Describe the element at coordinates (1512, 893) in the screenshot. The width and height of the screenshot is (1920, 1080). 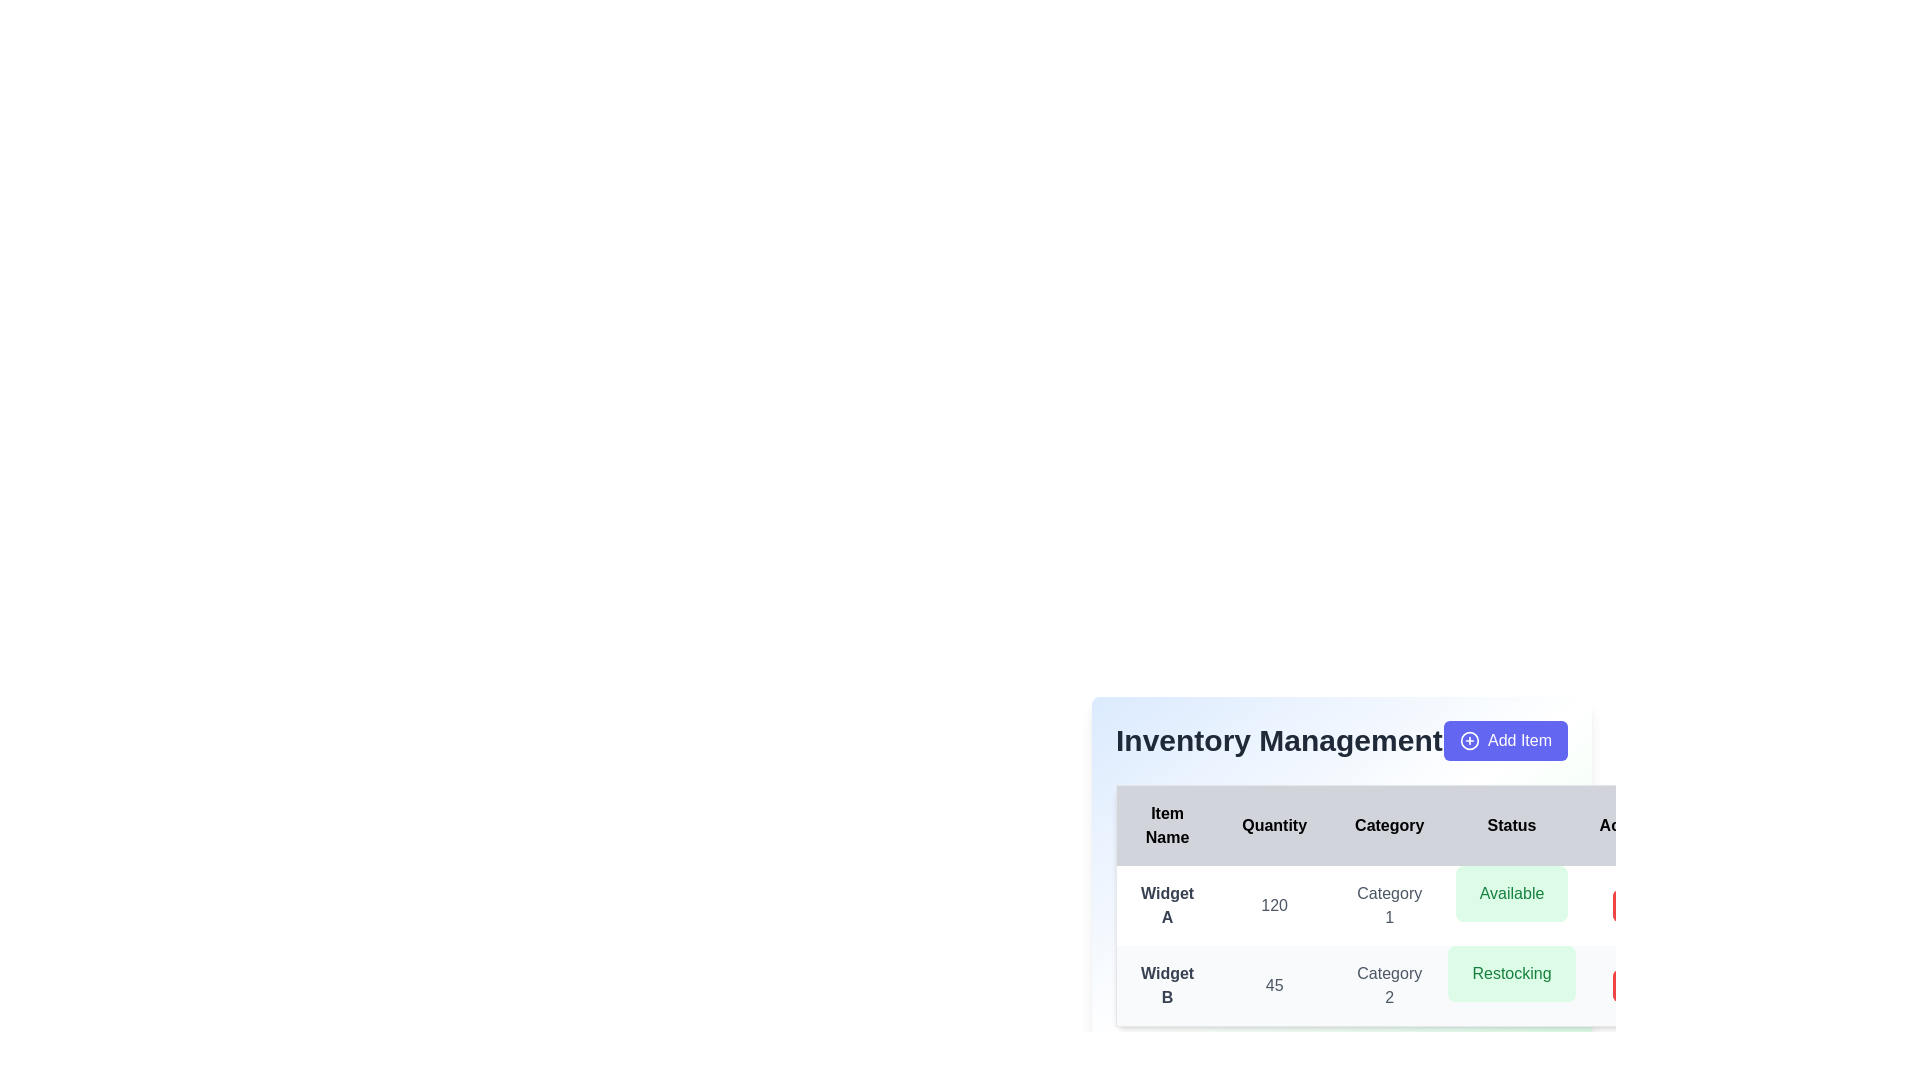
I see `the status text label in the first row of the table indicating the availability of the item, located centrally in the 'Status' column adjacent to 'Category 1'` at that location.